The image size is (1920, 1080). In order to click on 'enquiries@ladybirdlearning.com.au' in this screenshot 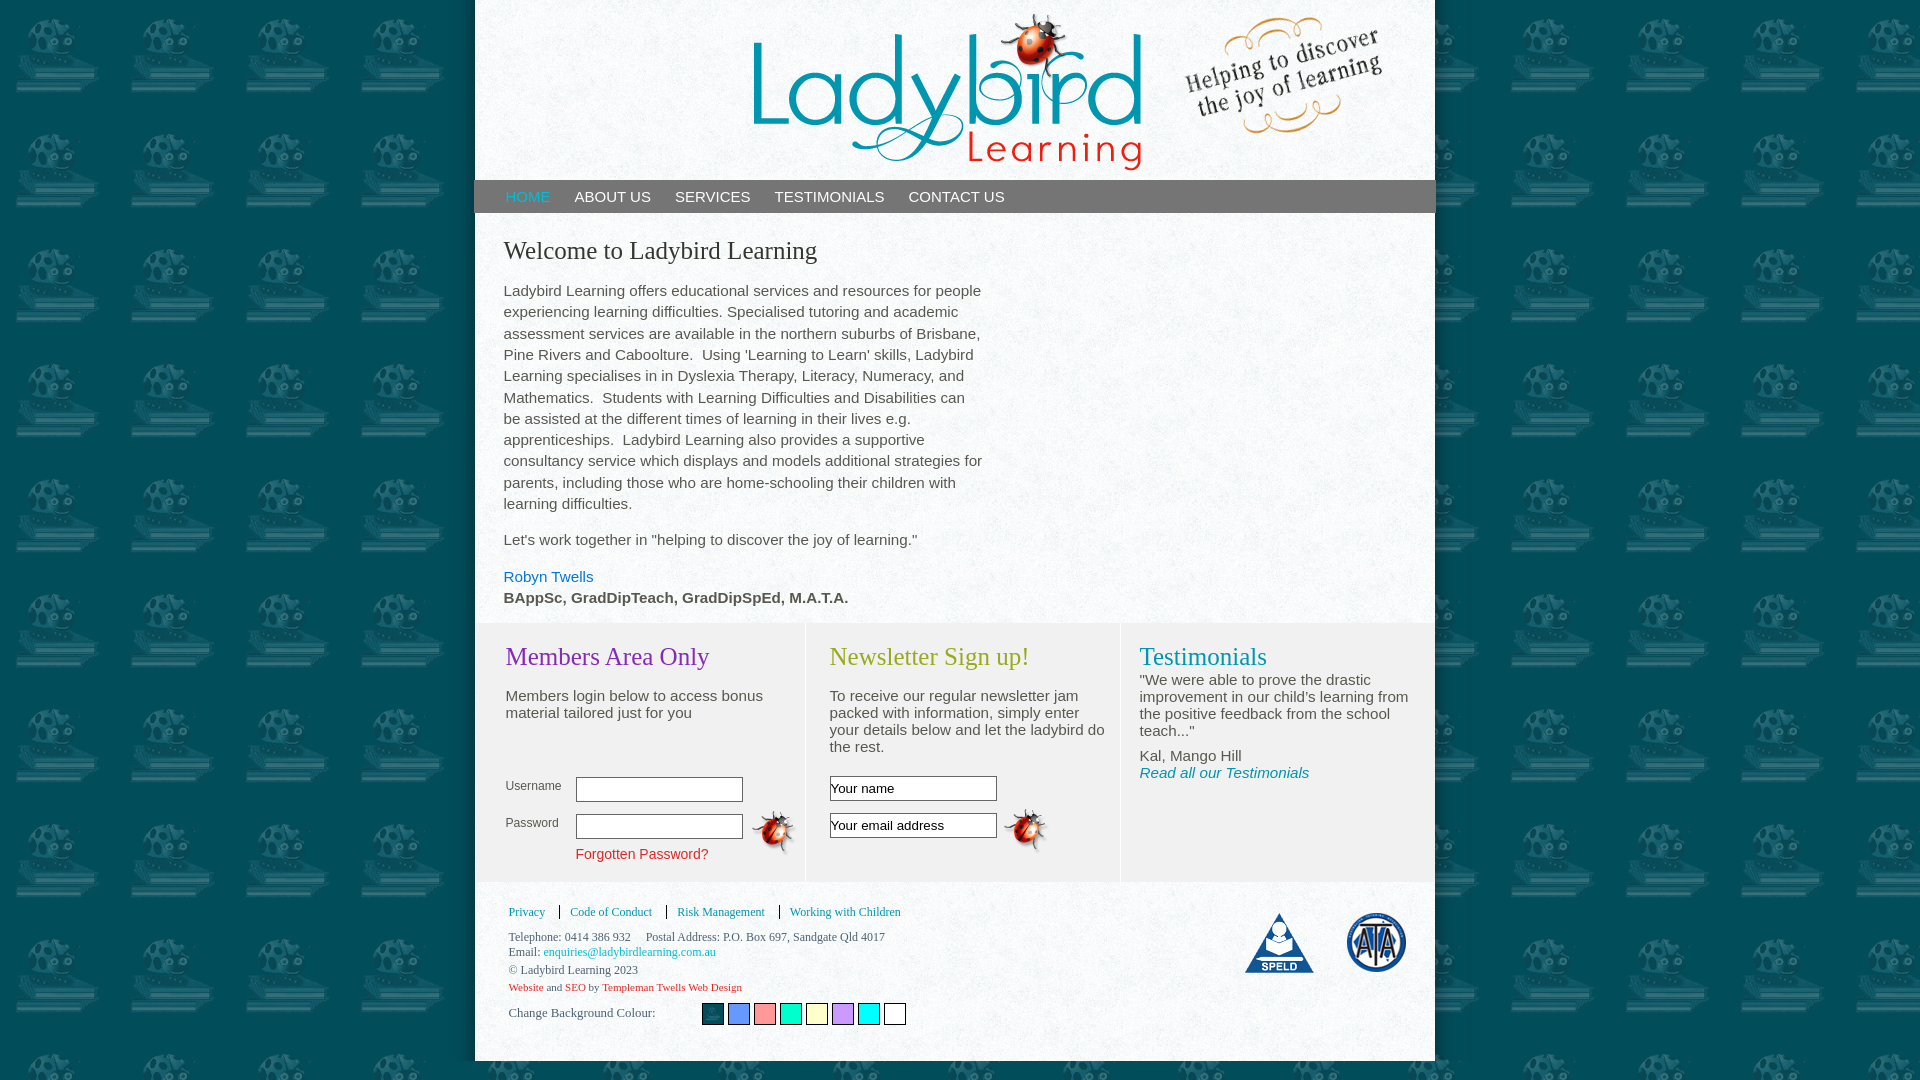, I will do `click(628, 951)`.